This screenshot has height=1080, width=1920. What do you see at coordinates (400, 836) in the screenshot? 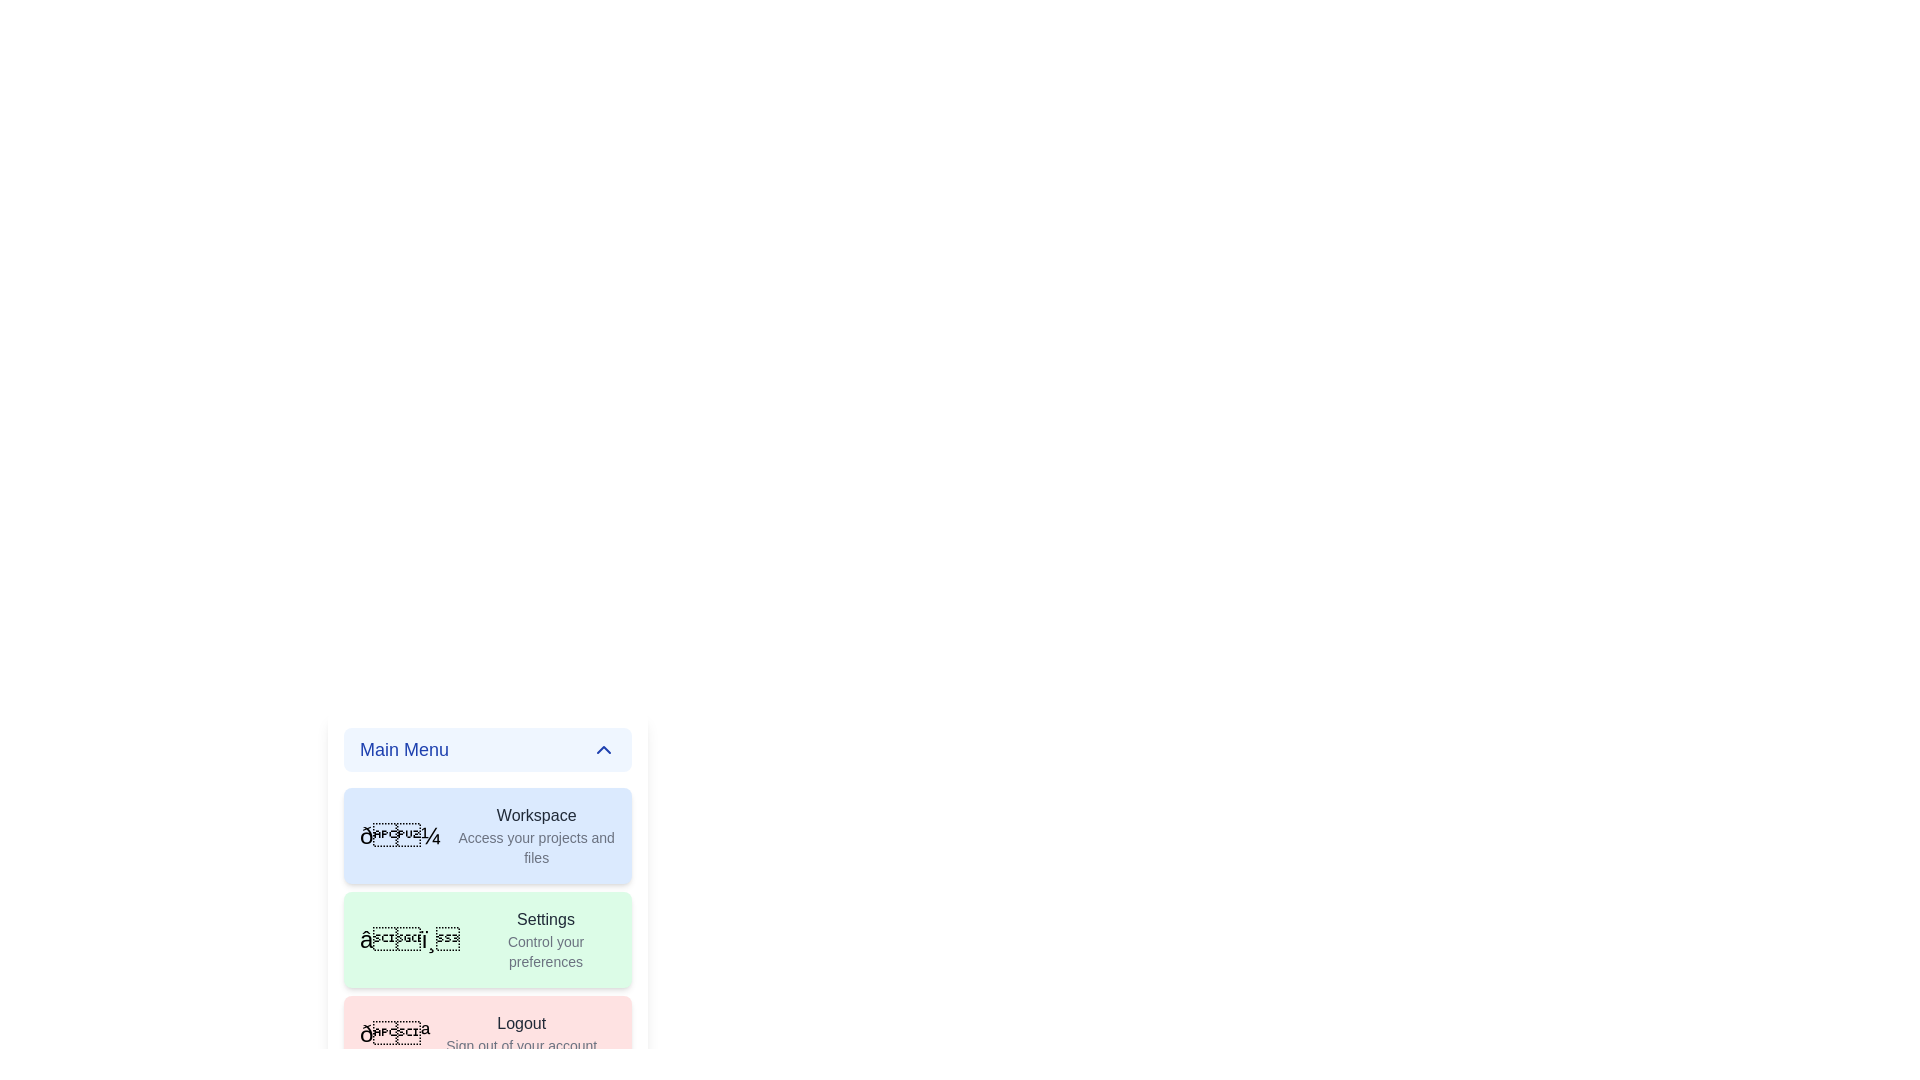
I see `the emoji-like icon '💼' located on the upper left part of the blue rectangular 'Workspace' button` at bounding box center [400, 836].